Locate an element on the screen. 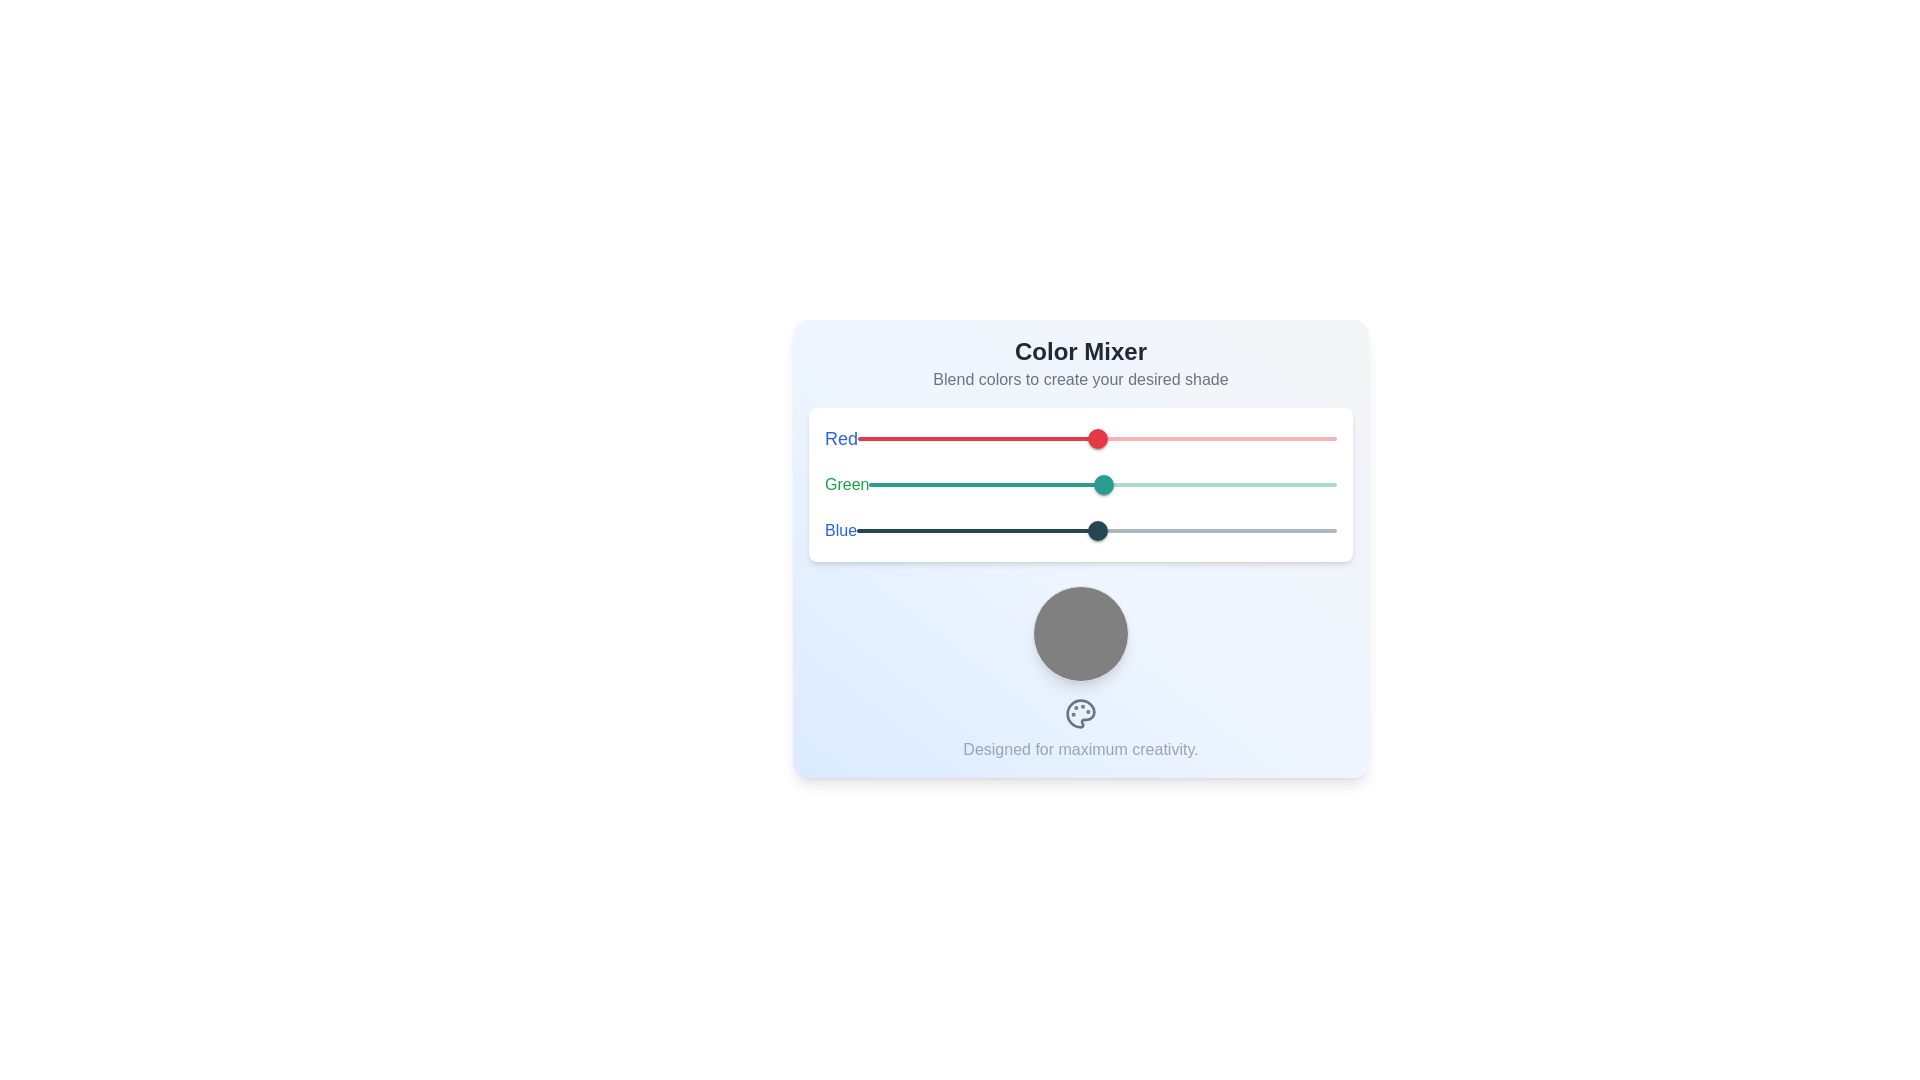 The image size is (1920, 1080). the green slider is located at coordinates (939, 485).